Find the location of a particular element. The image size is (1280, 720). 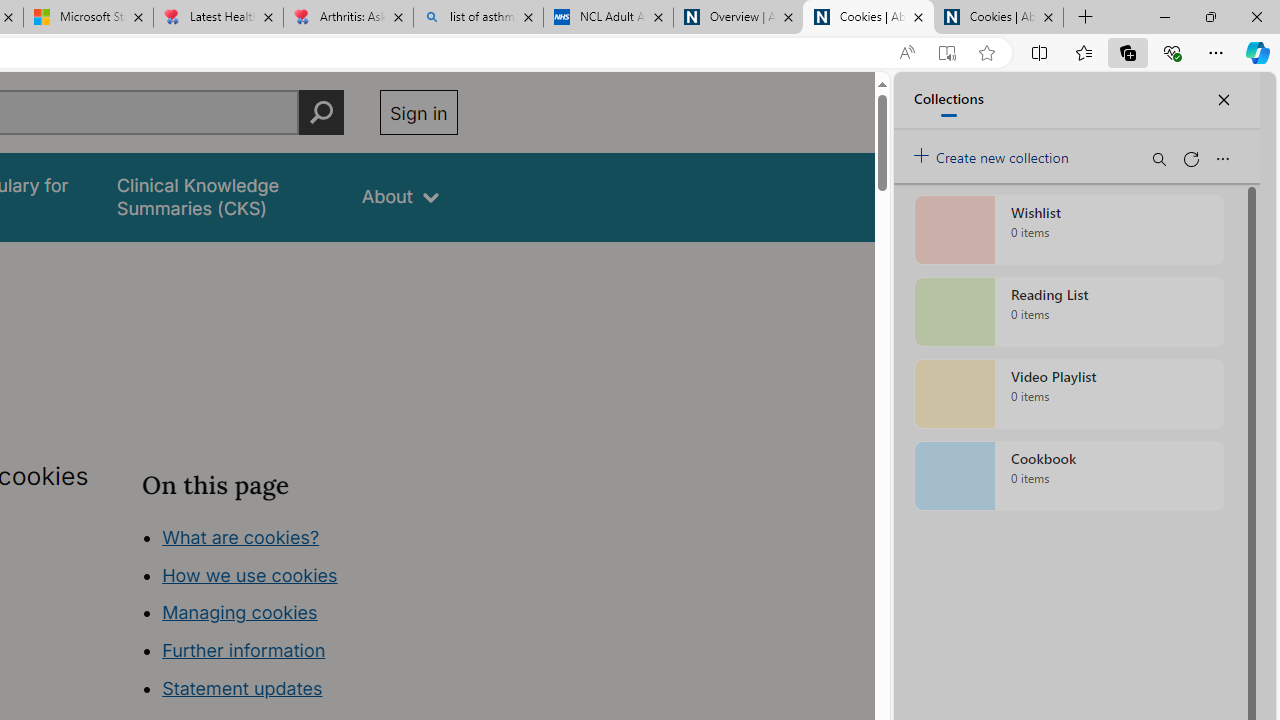

'Split screen' is located at coordinates (1040, 51).